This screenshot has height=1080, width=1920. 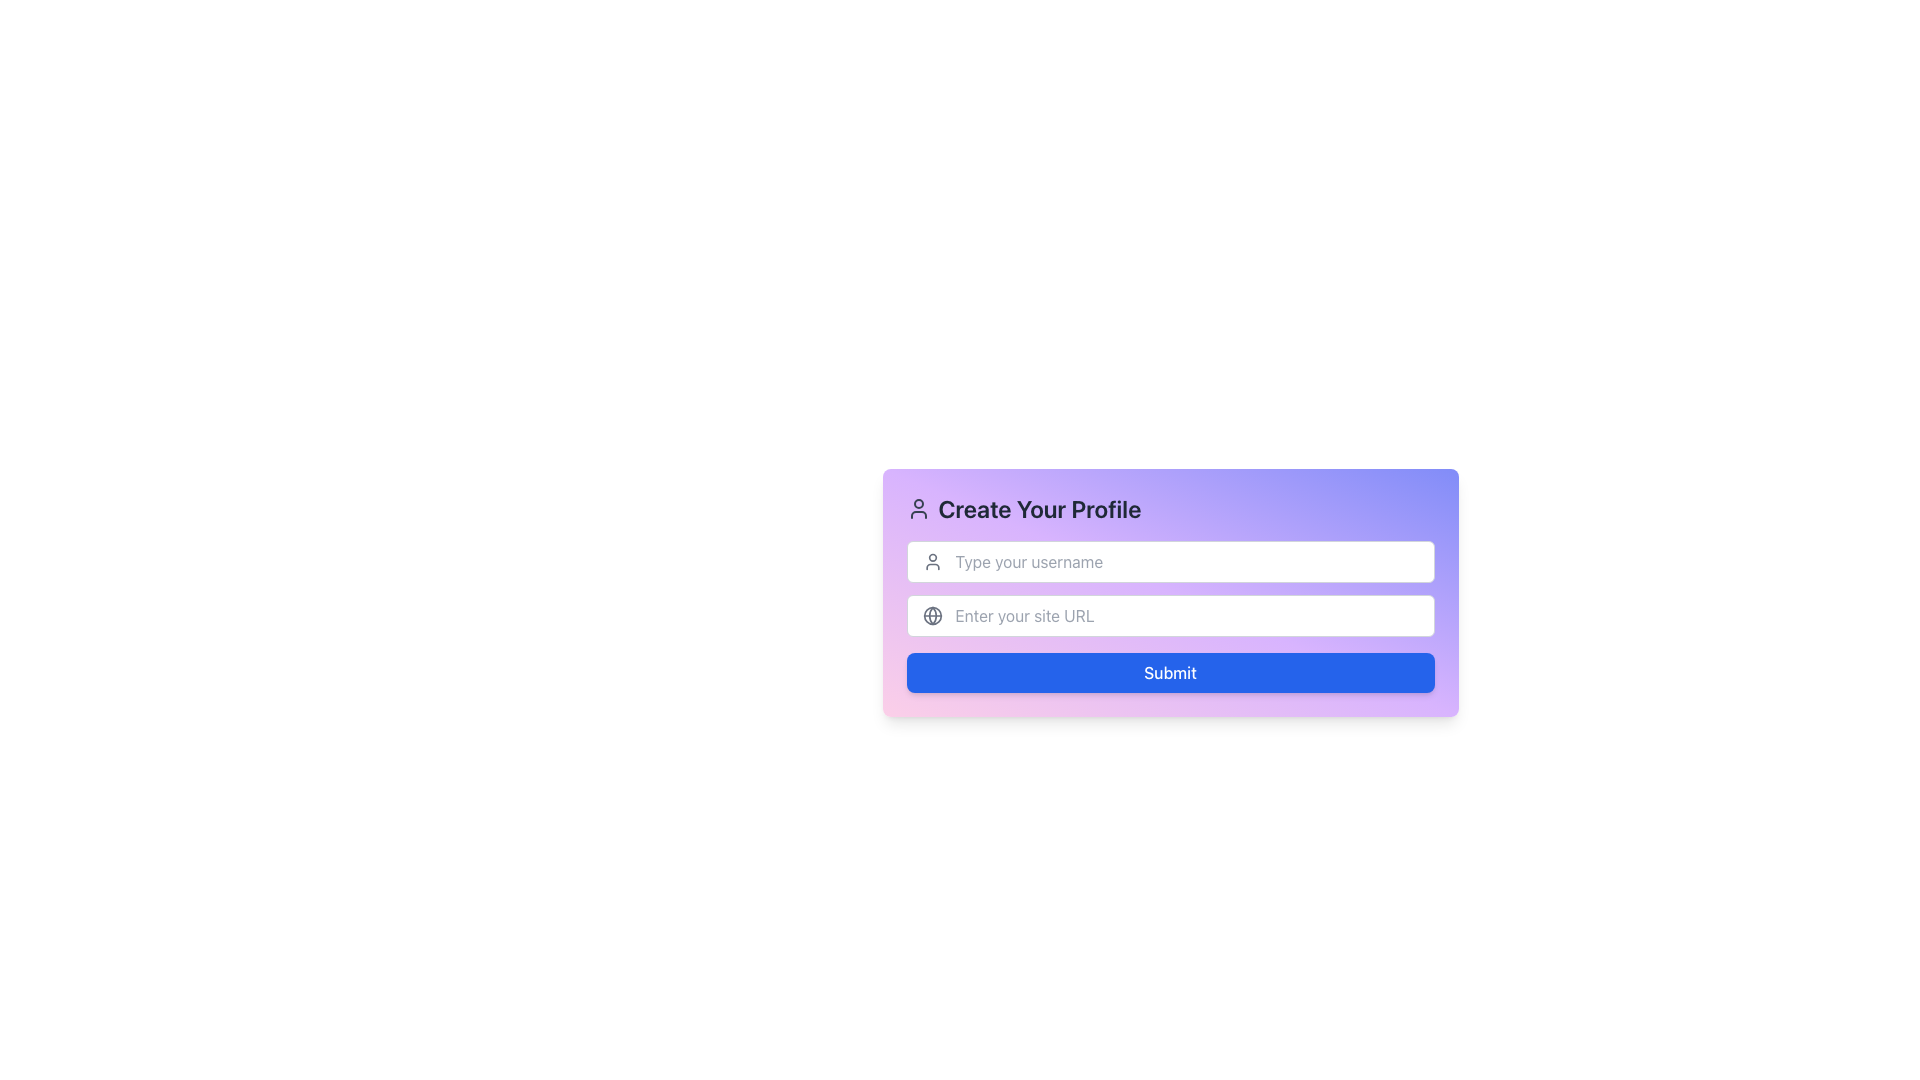 What do you see at coordinates (931, 615) in the screenshot?
I see `the primary large circular graphical icon located within the globe icon adjacent to the site URL input field` at bounding box center [931, 615].